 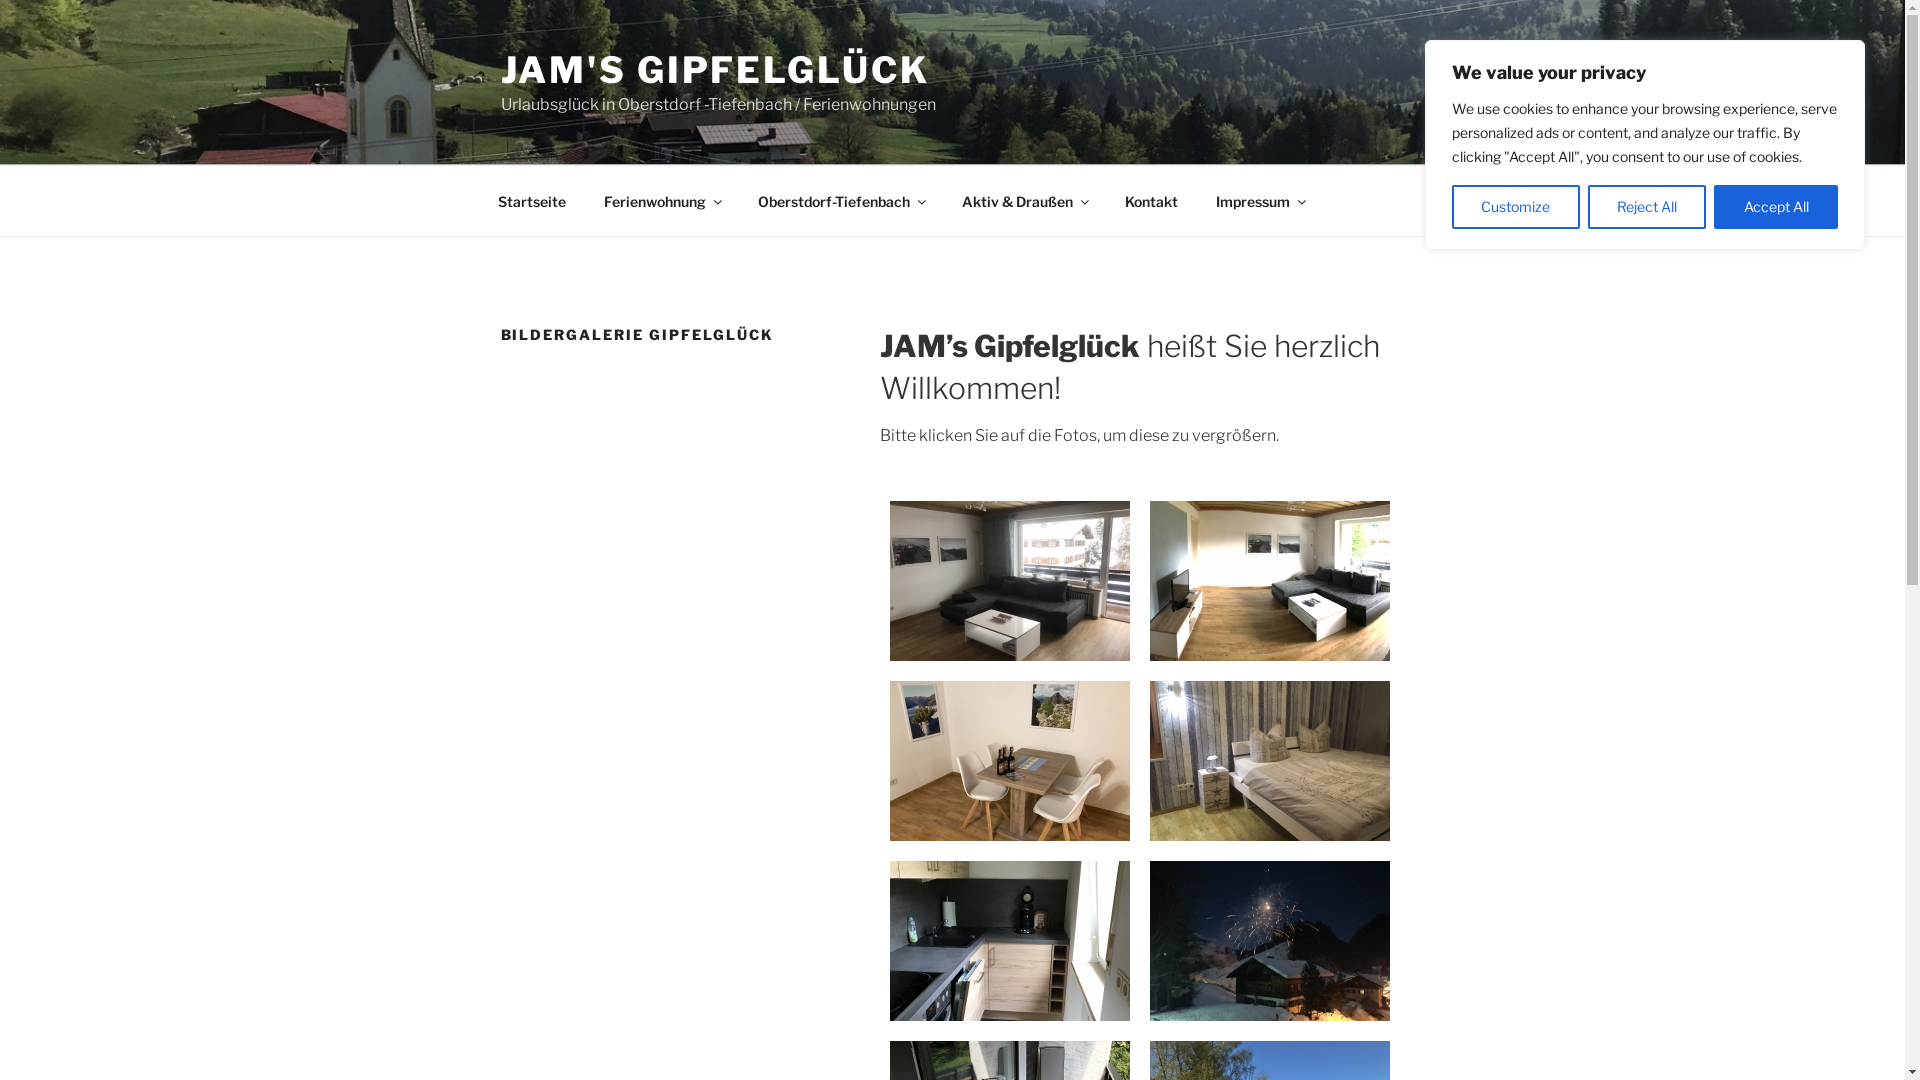 What do you see at coordinates (661, 200) in the screenshot?
I see `'Ferienwohnung'` at bounding box center [661, 200].